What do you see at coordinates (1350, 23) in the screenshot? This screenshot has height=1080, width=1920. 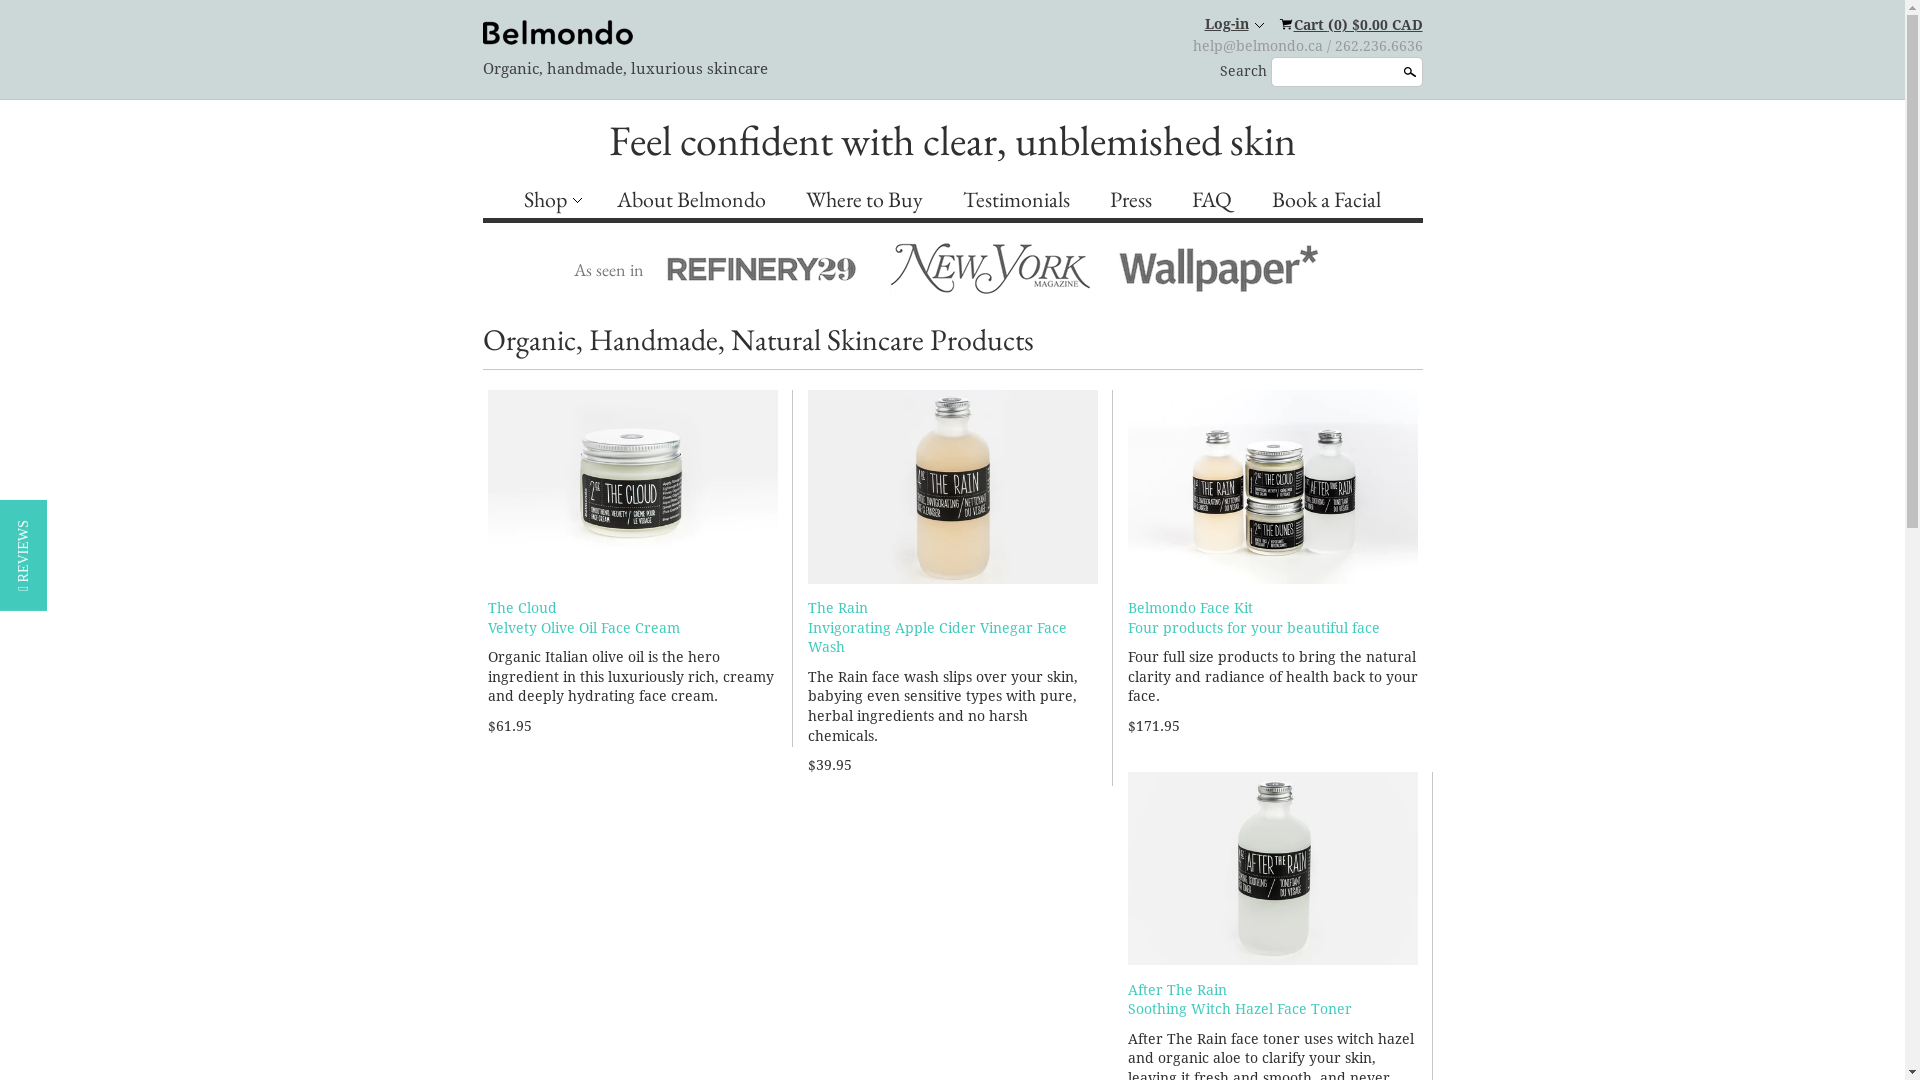 I see `'Cart (0) $0.00 CAD'` at bounding box center [1350, 23].